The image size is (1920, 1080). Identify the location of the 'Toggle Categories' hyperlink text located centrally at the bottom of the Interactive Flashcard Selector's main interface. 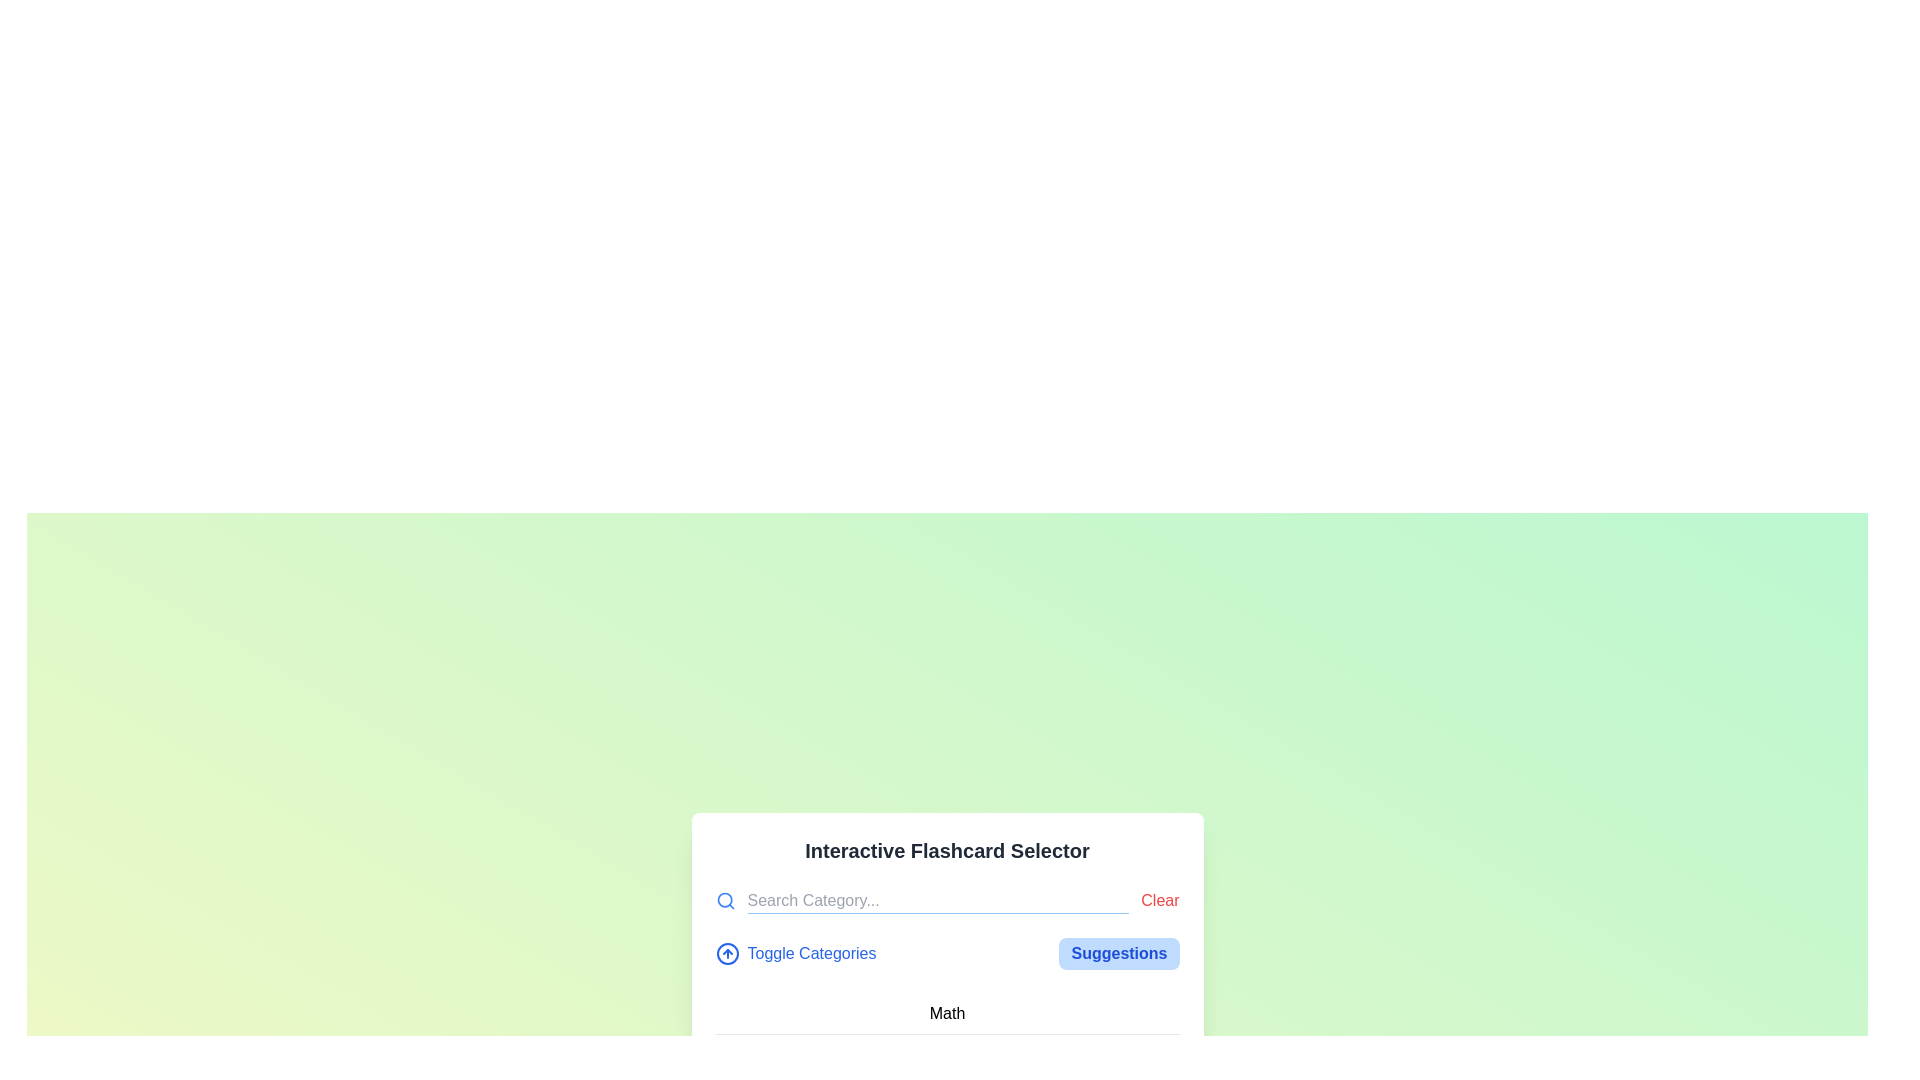
(811, 952).